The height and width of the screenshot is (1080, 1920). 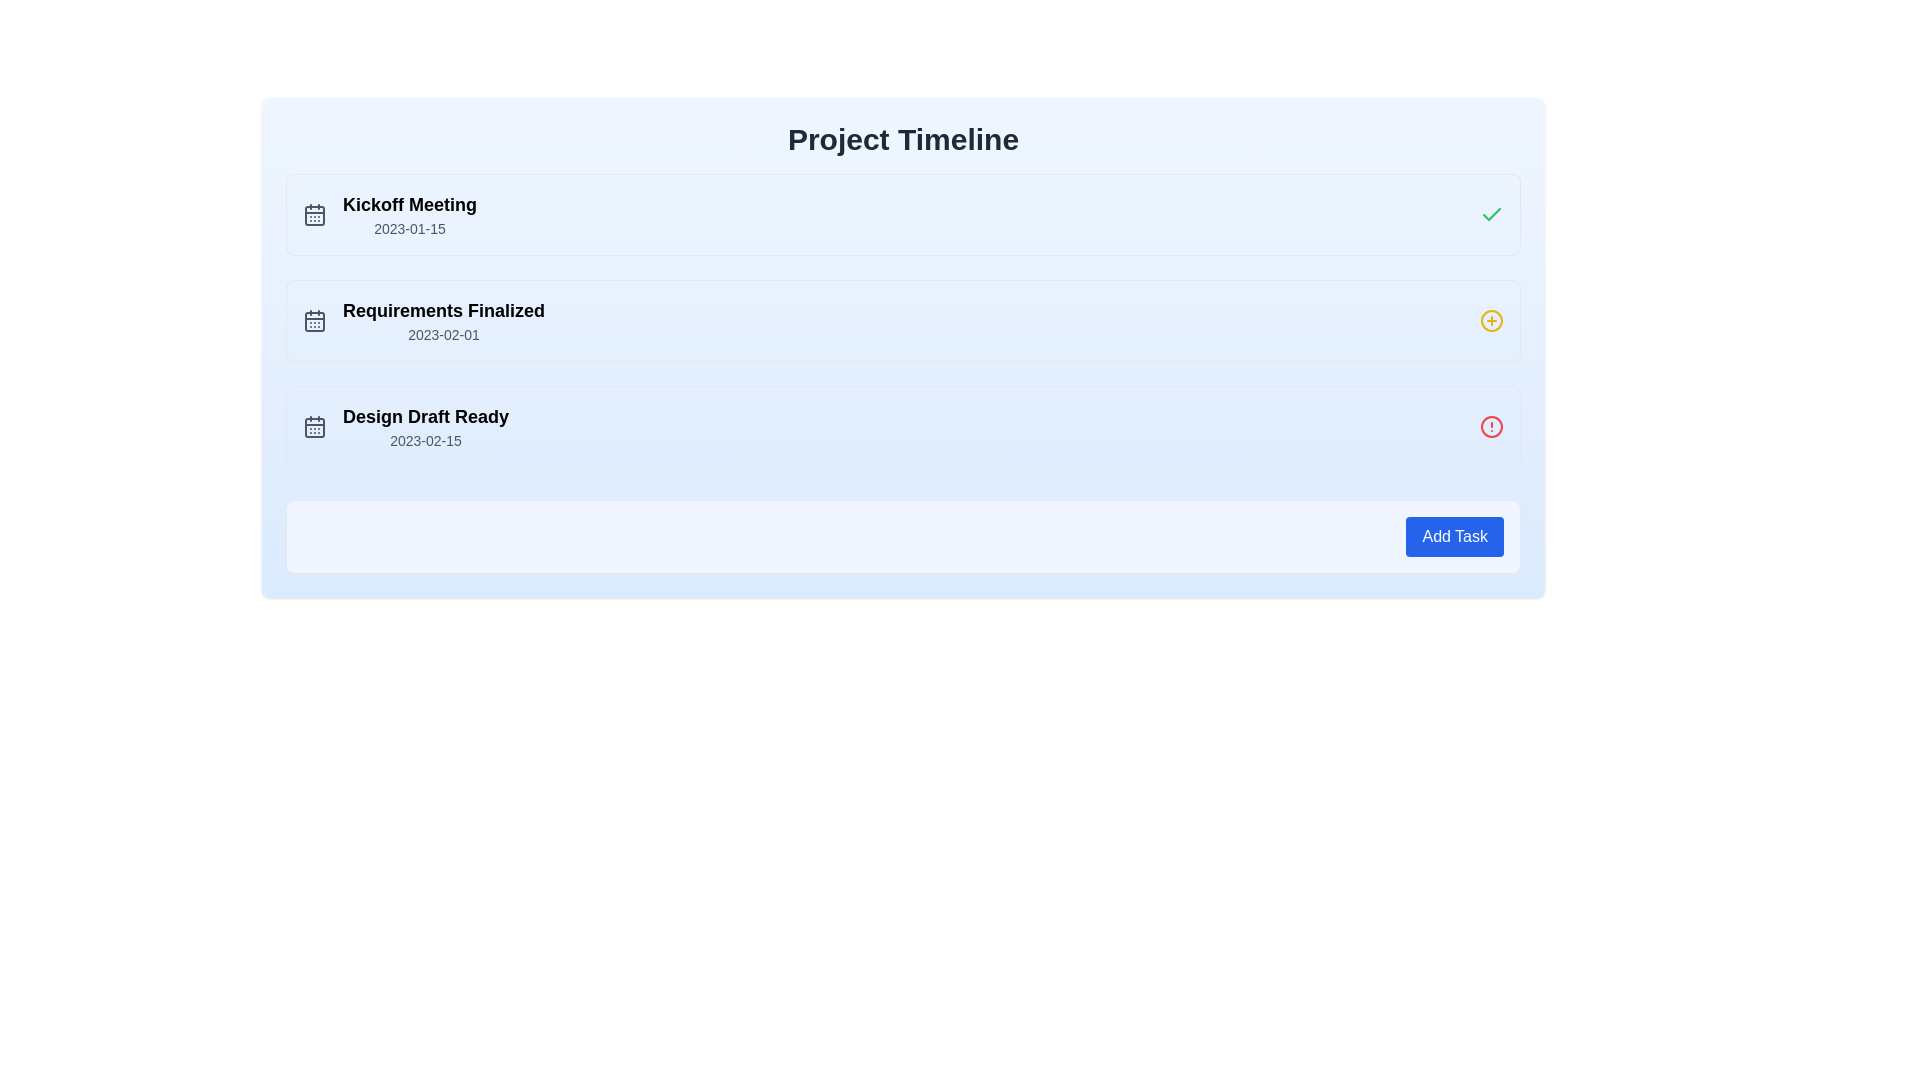 What do you see at coordinates (408, 204) in the screenshot?
I see `the Text Label that serves as the title for the first entry in the 'Project Timeline' section, positioned above the date '2023-01-15'` at bounding box center [408, 204].